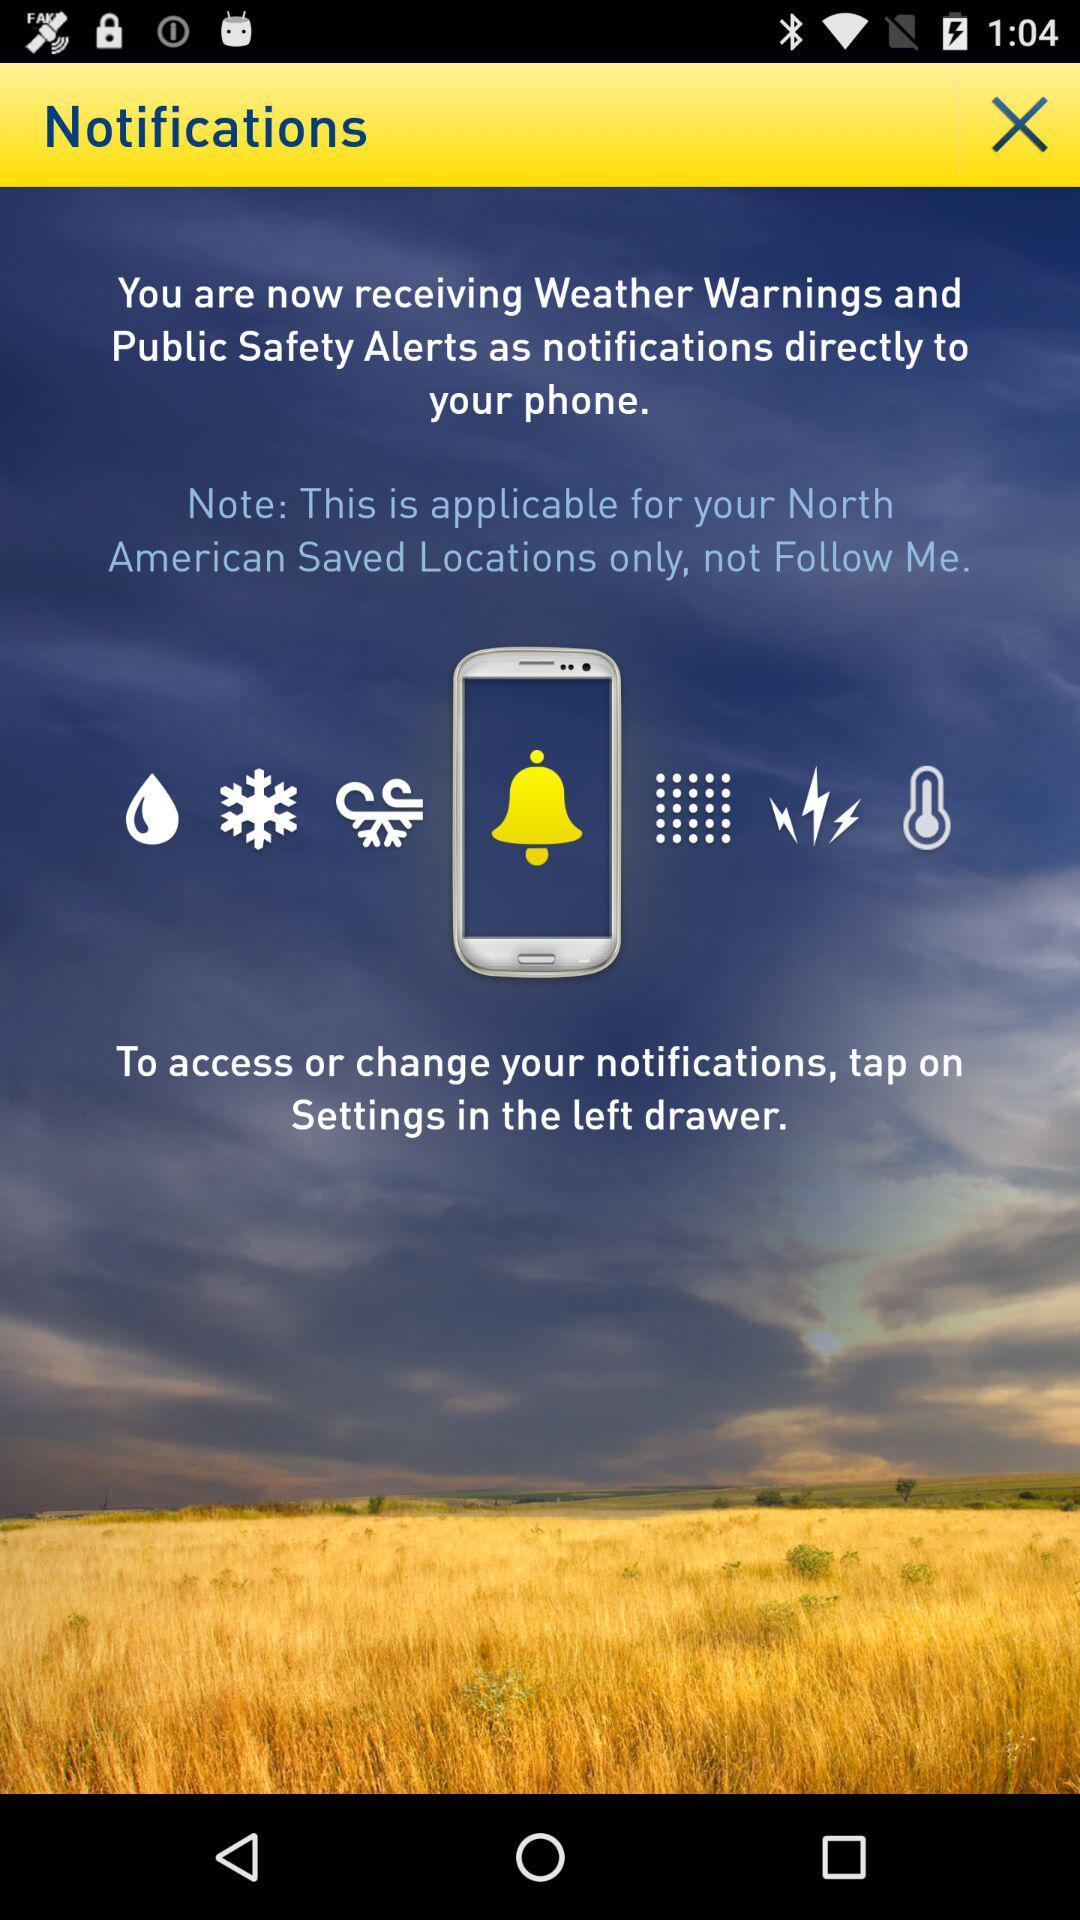  I want to click on delate, so click(1019, 123).